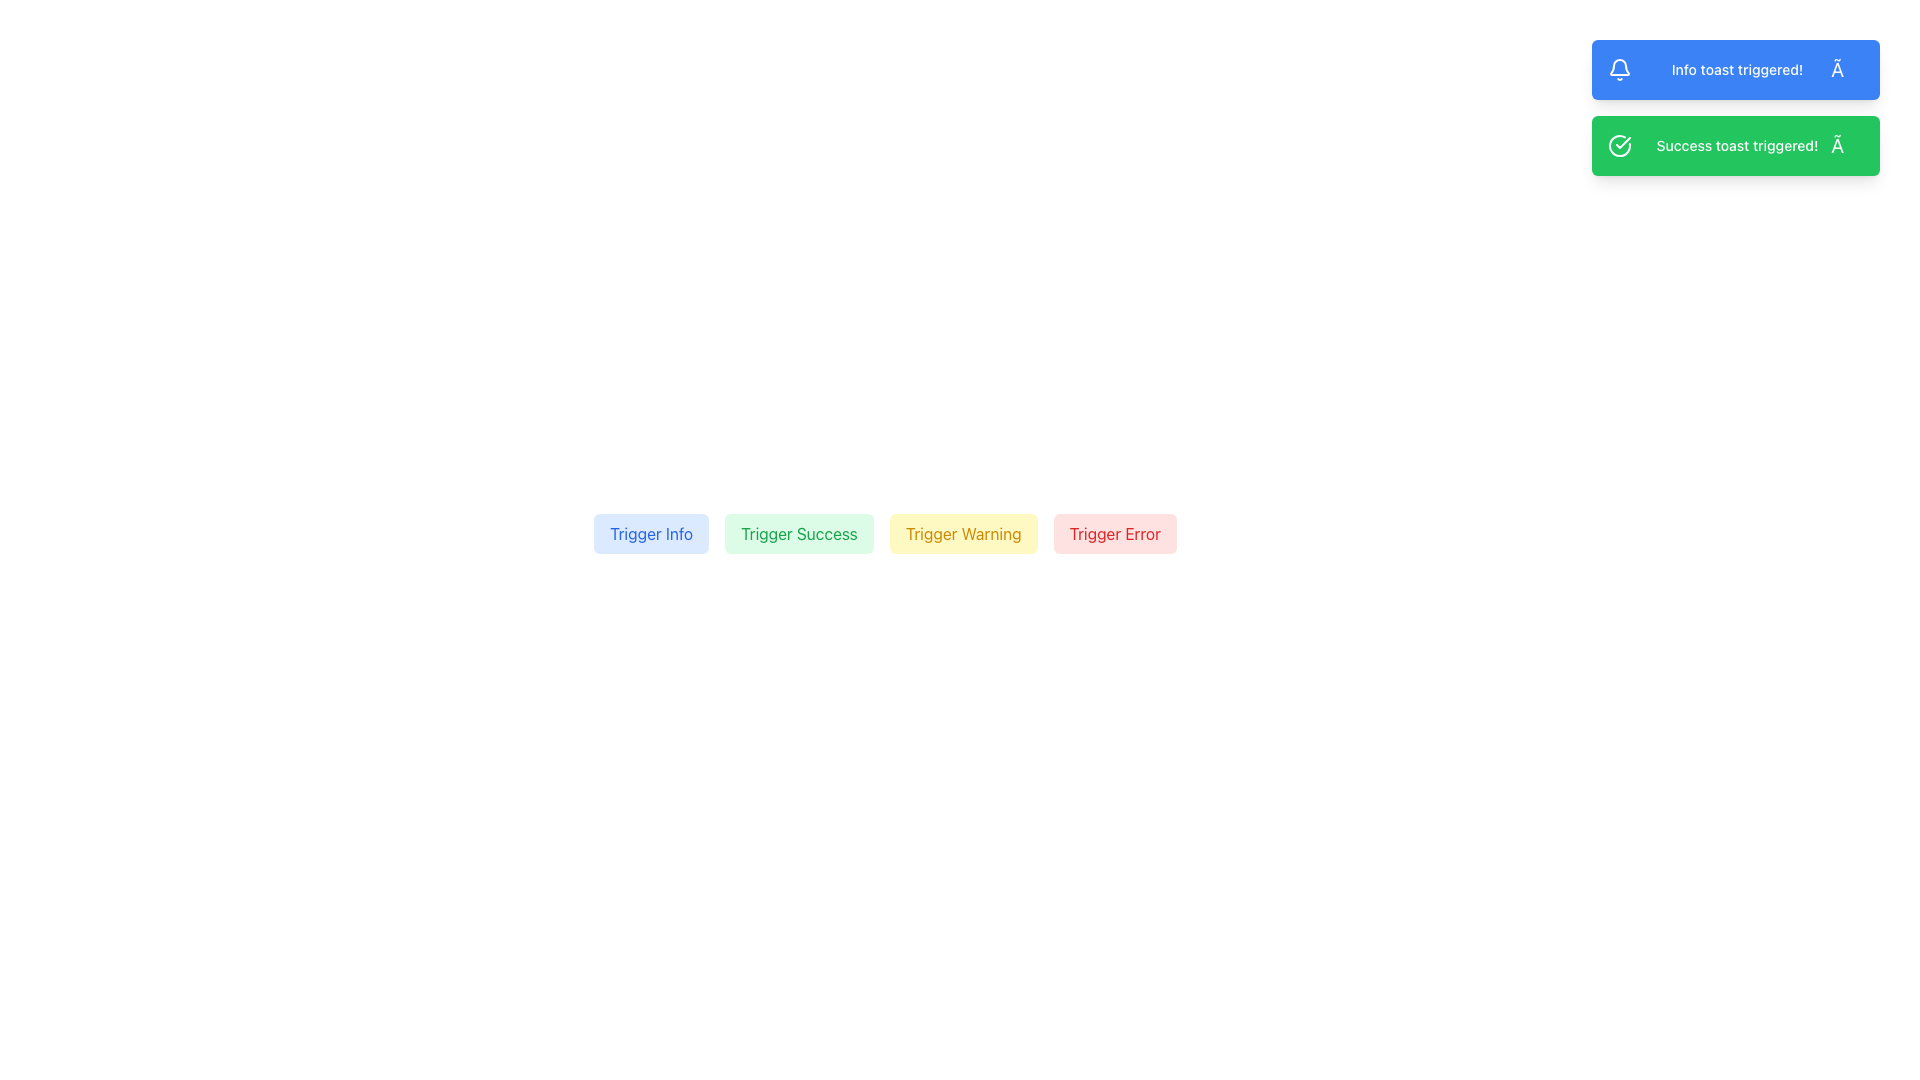 The height and width of the screenshot is (1080, 1920). I want to click on the 'Trigger Warning' button, which has yellow text on a light yellow background, so click(963, 532).